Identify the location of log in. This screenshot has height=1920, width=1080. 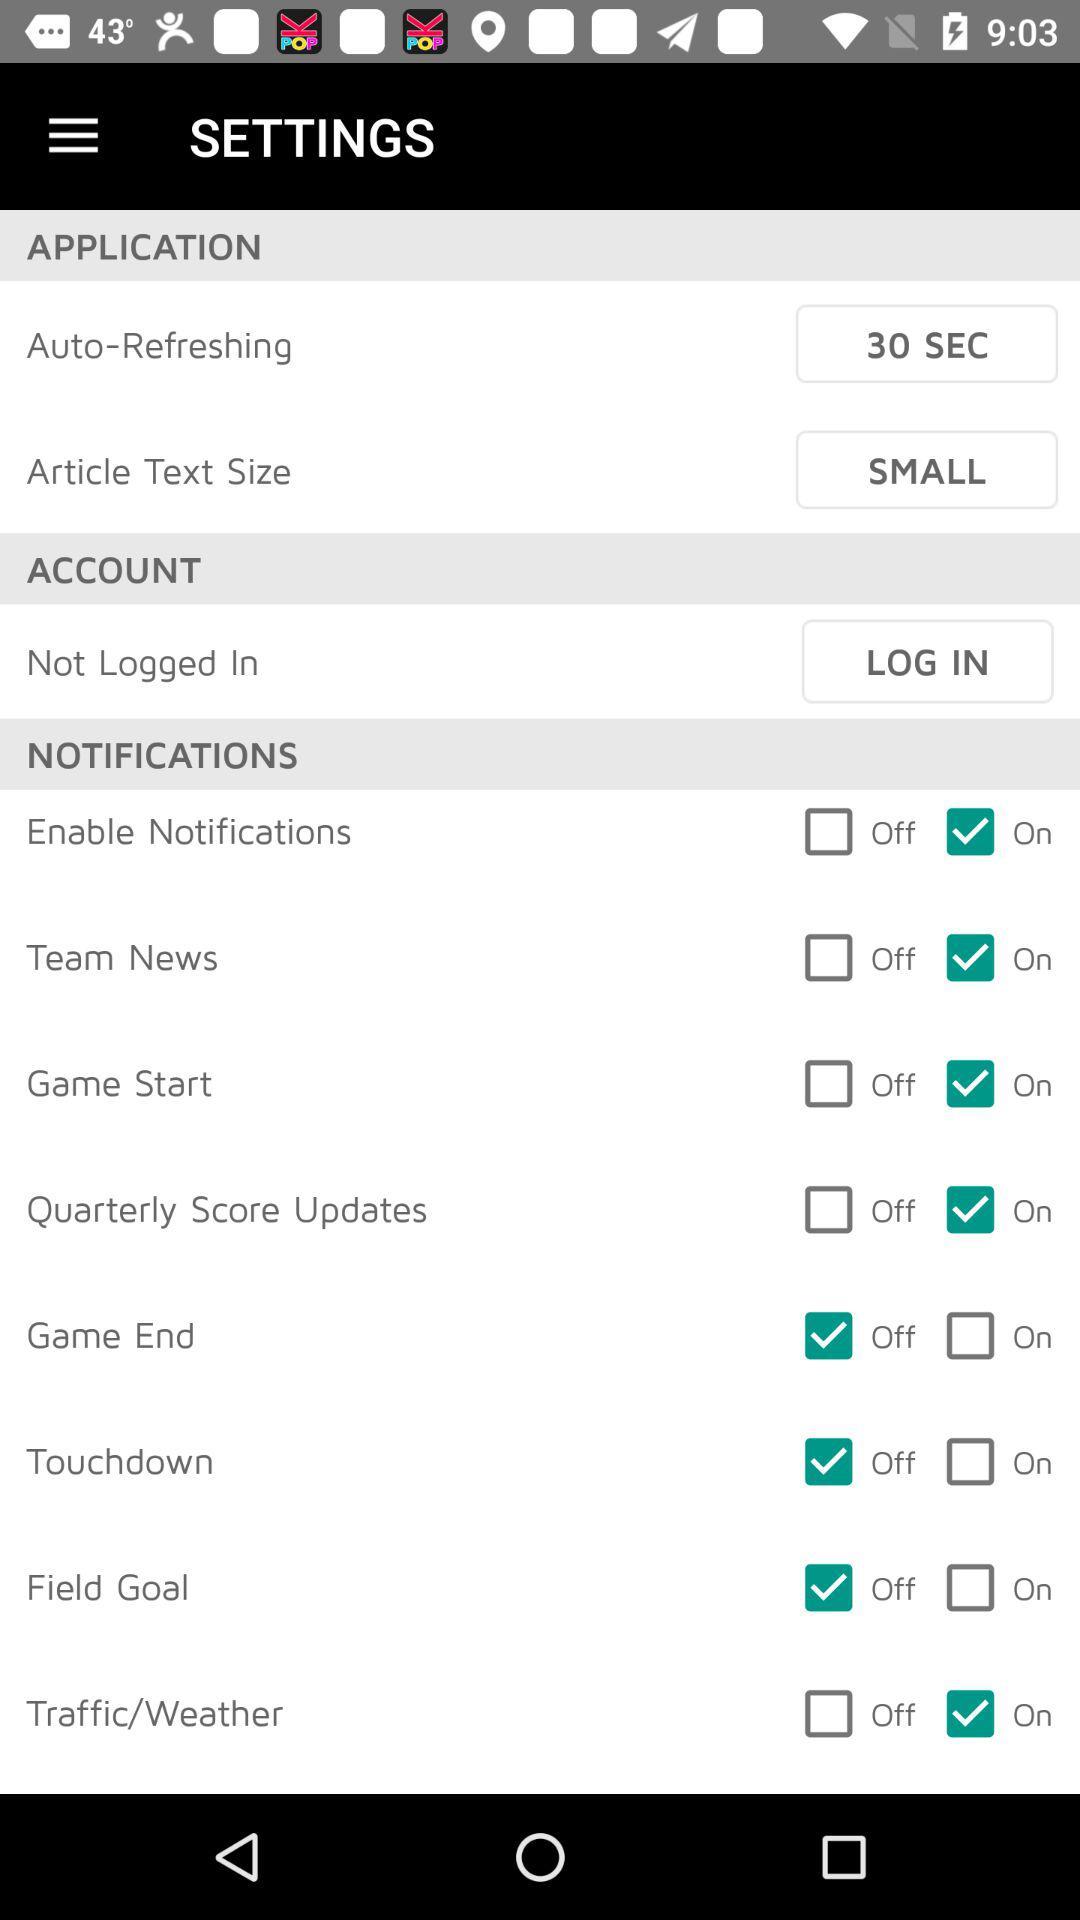
(927, 661).